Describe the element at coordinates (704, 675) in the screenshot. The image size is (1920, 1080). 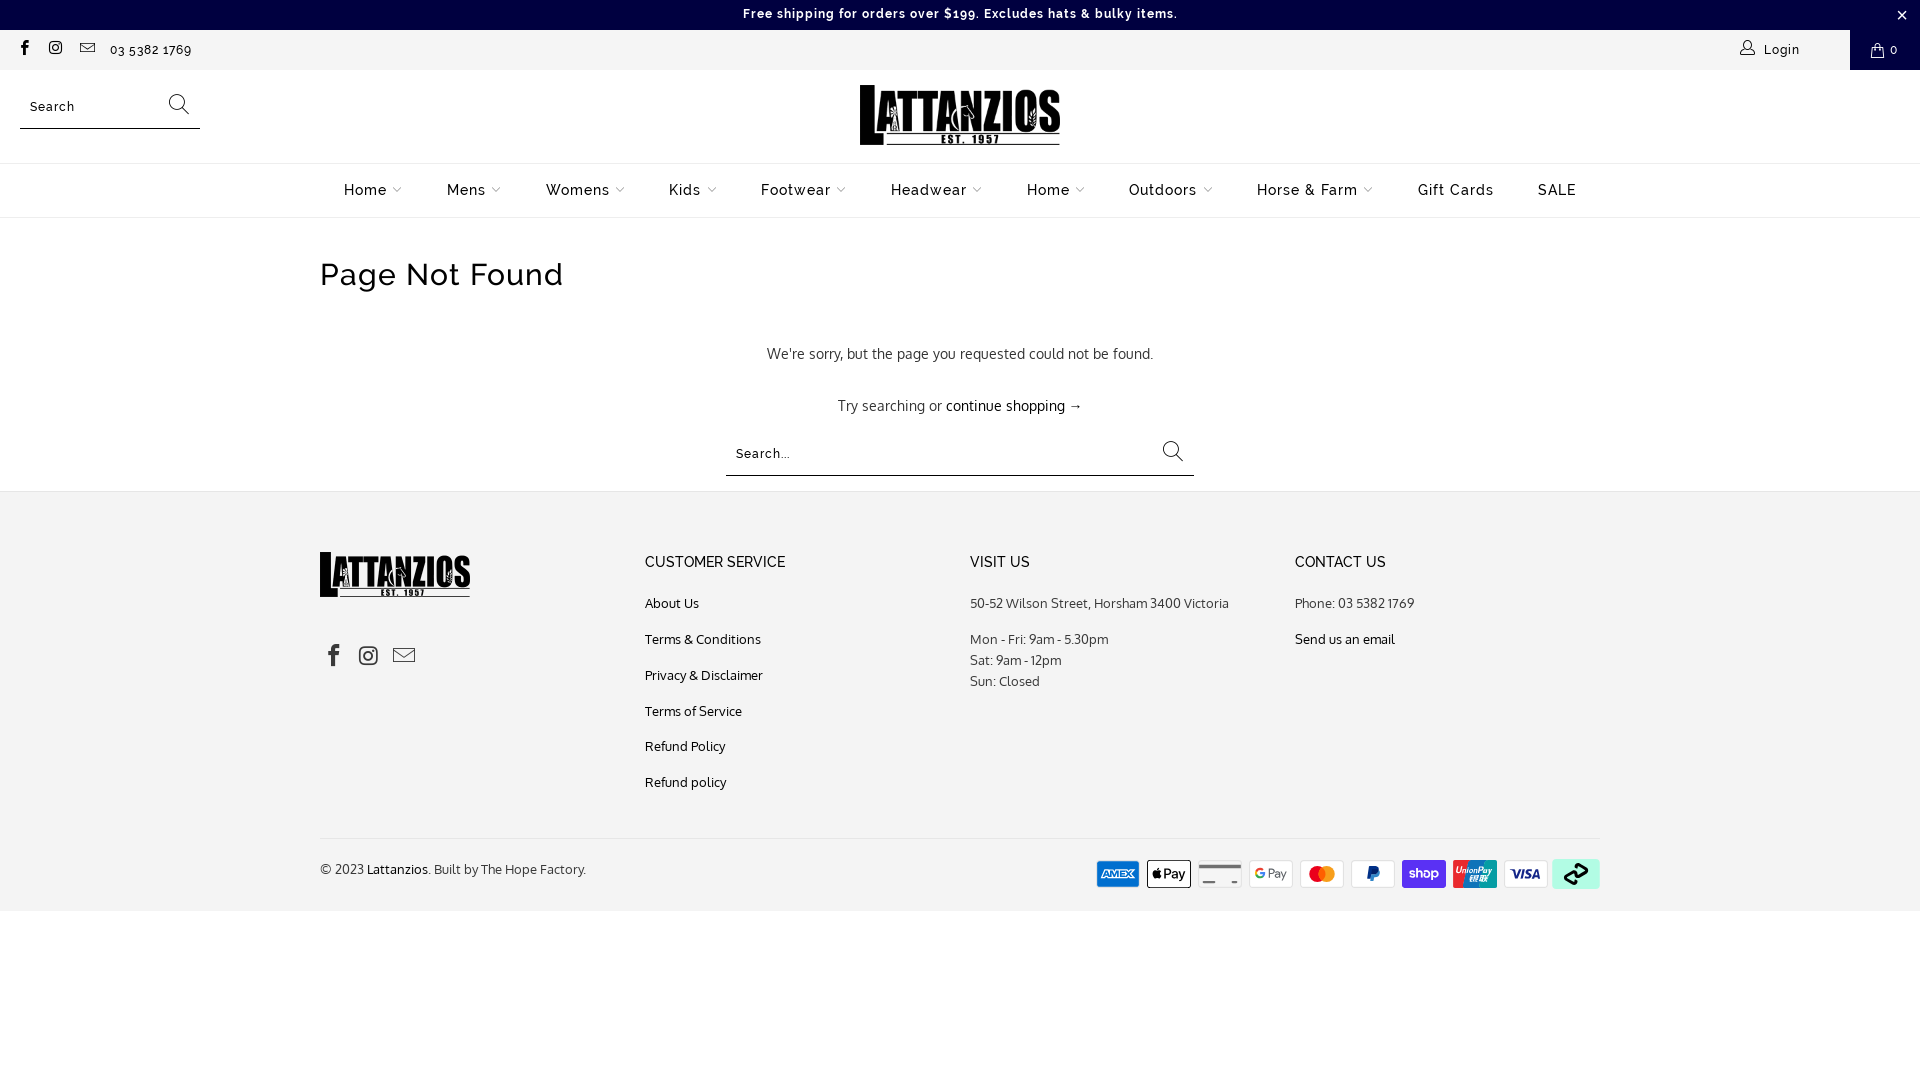
I see `'Privacy & Disclaimer'` at that location.